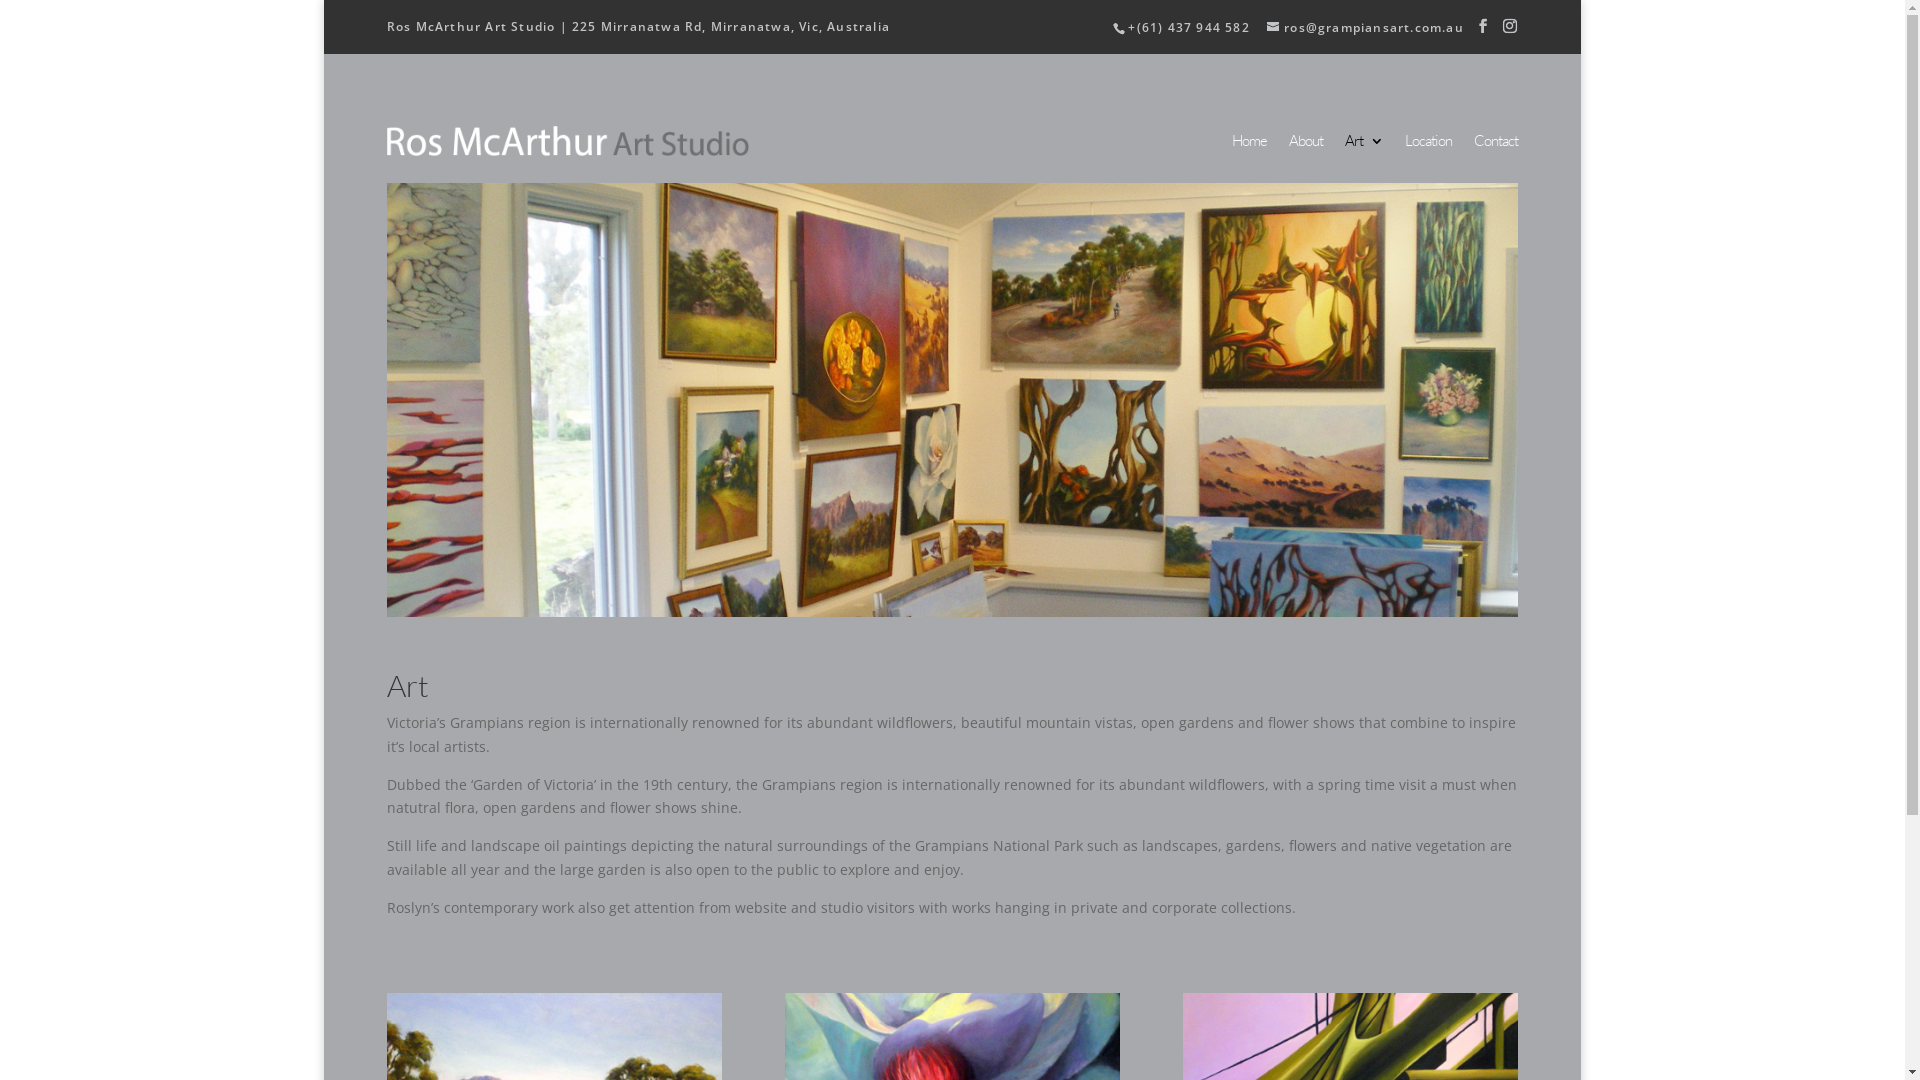 This screenshot has width=1920, height=1080. I want to click on 'Contact', so click(1473, 149).